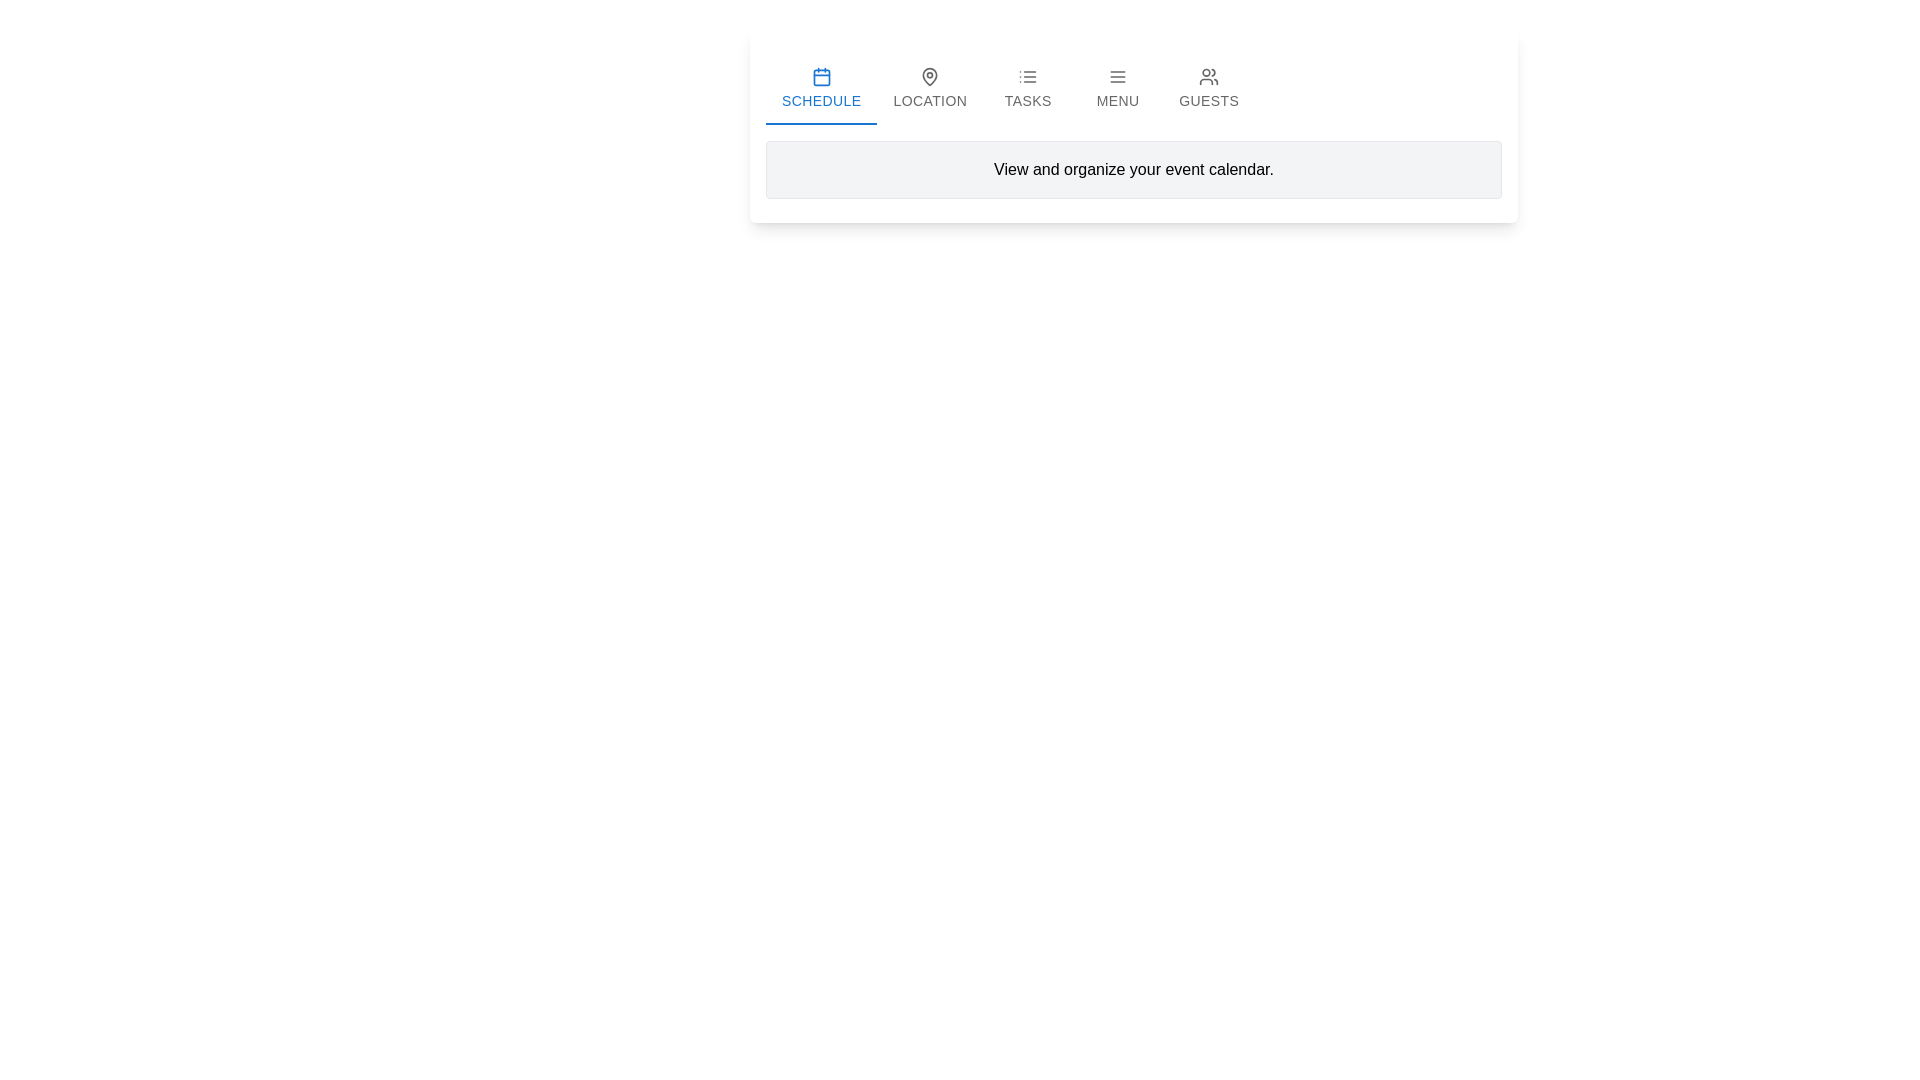 This screenshot has width=1920, height=1080. I want to click on the navigation icon located second in the top navigation bar, which is positioned between the 'SCHEDULE' tab and the 'TASKS' tab, so click(929, 76).